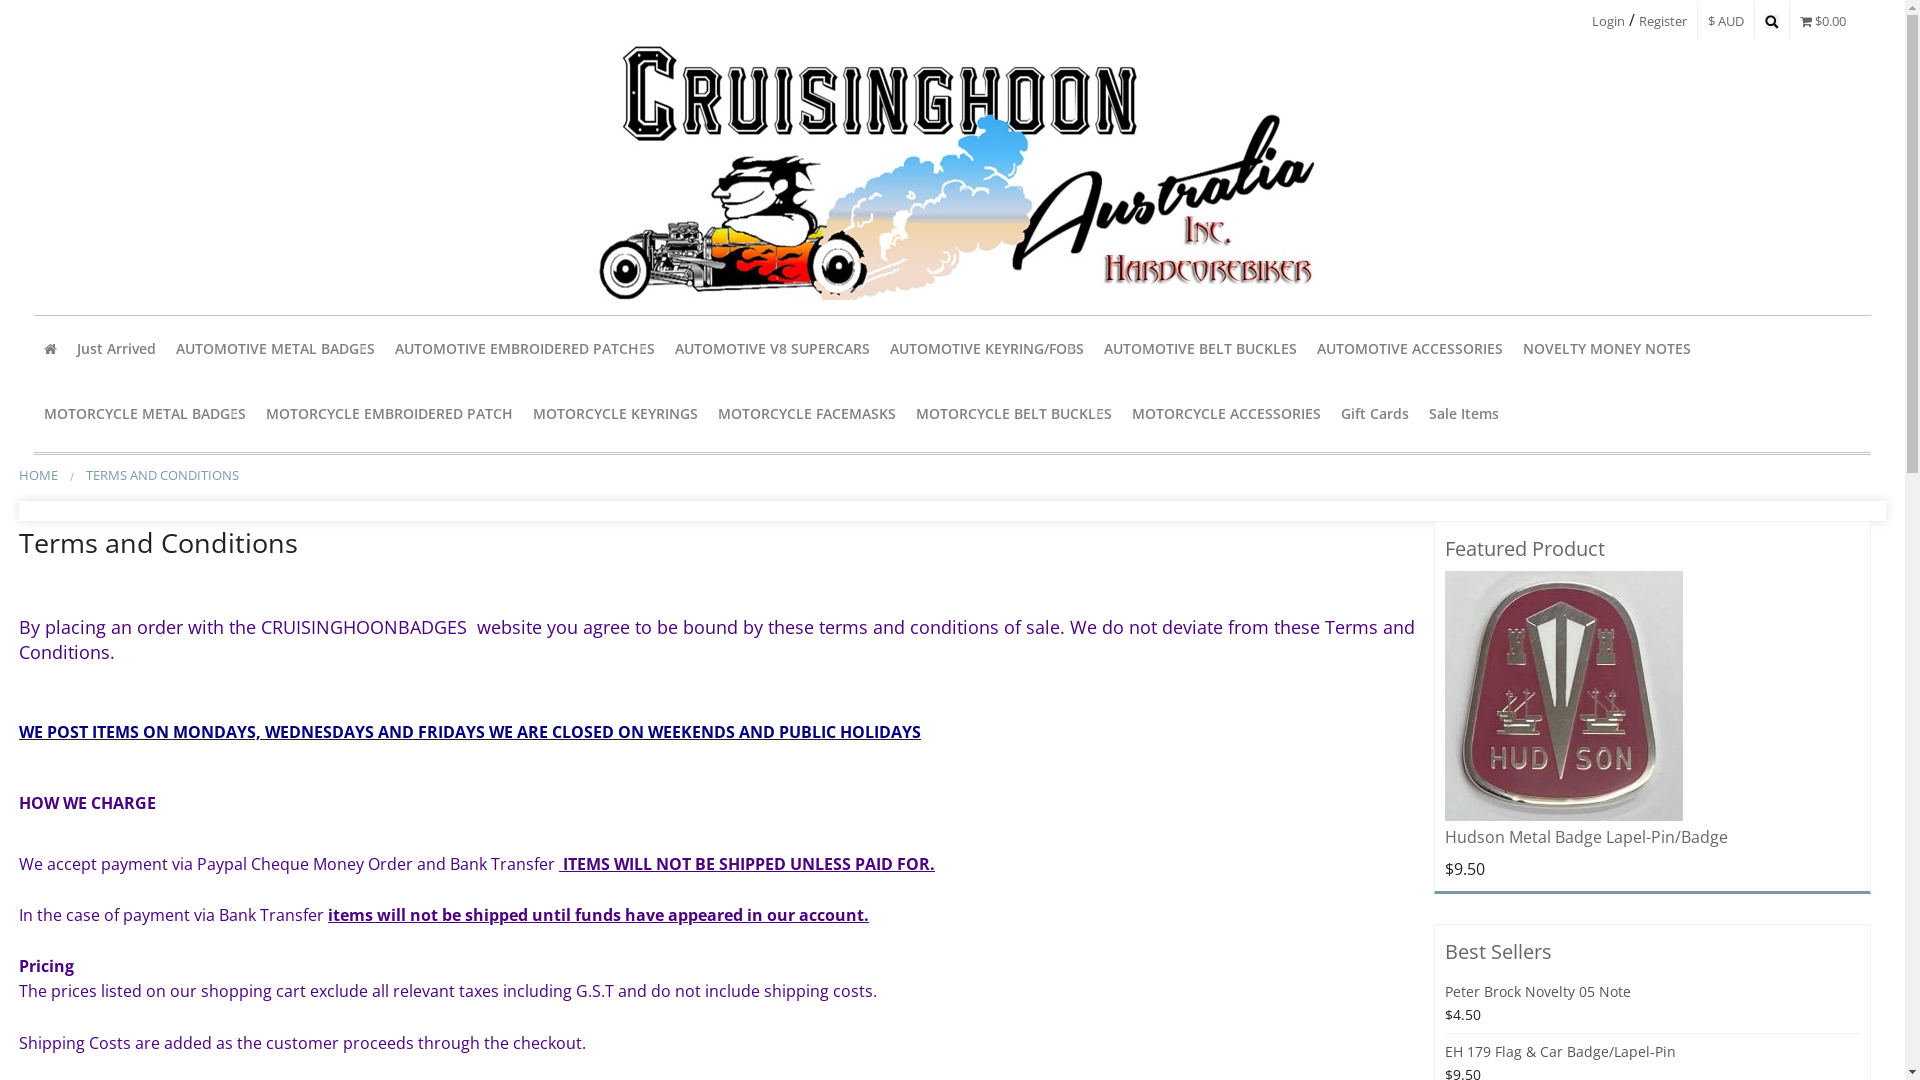  Describe the element at coordinates (115, 347) in the screenshot. I see `'Just Arrived'` at that location.